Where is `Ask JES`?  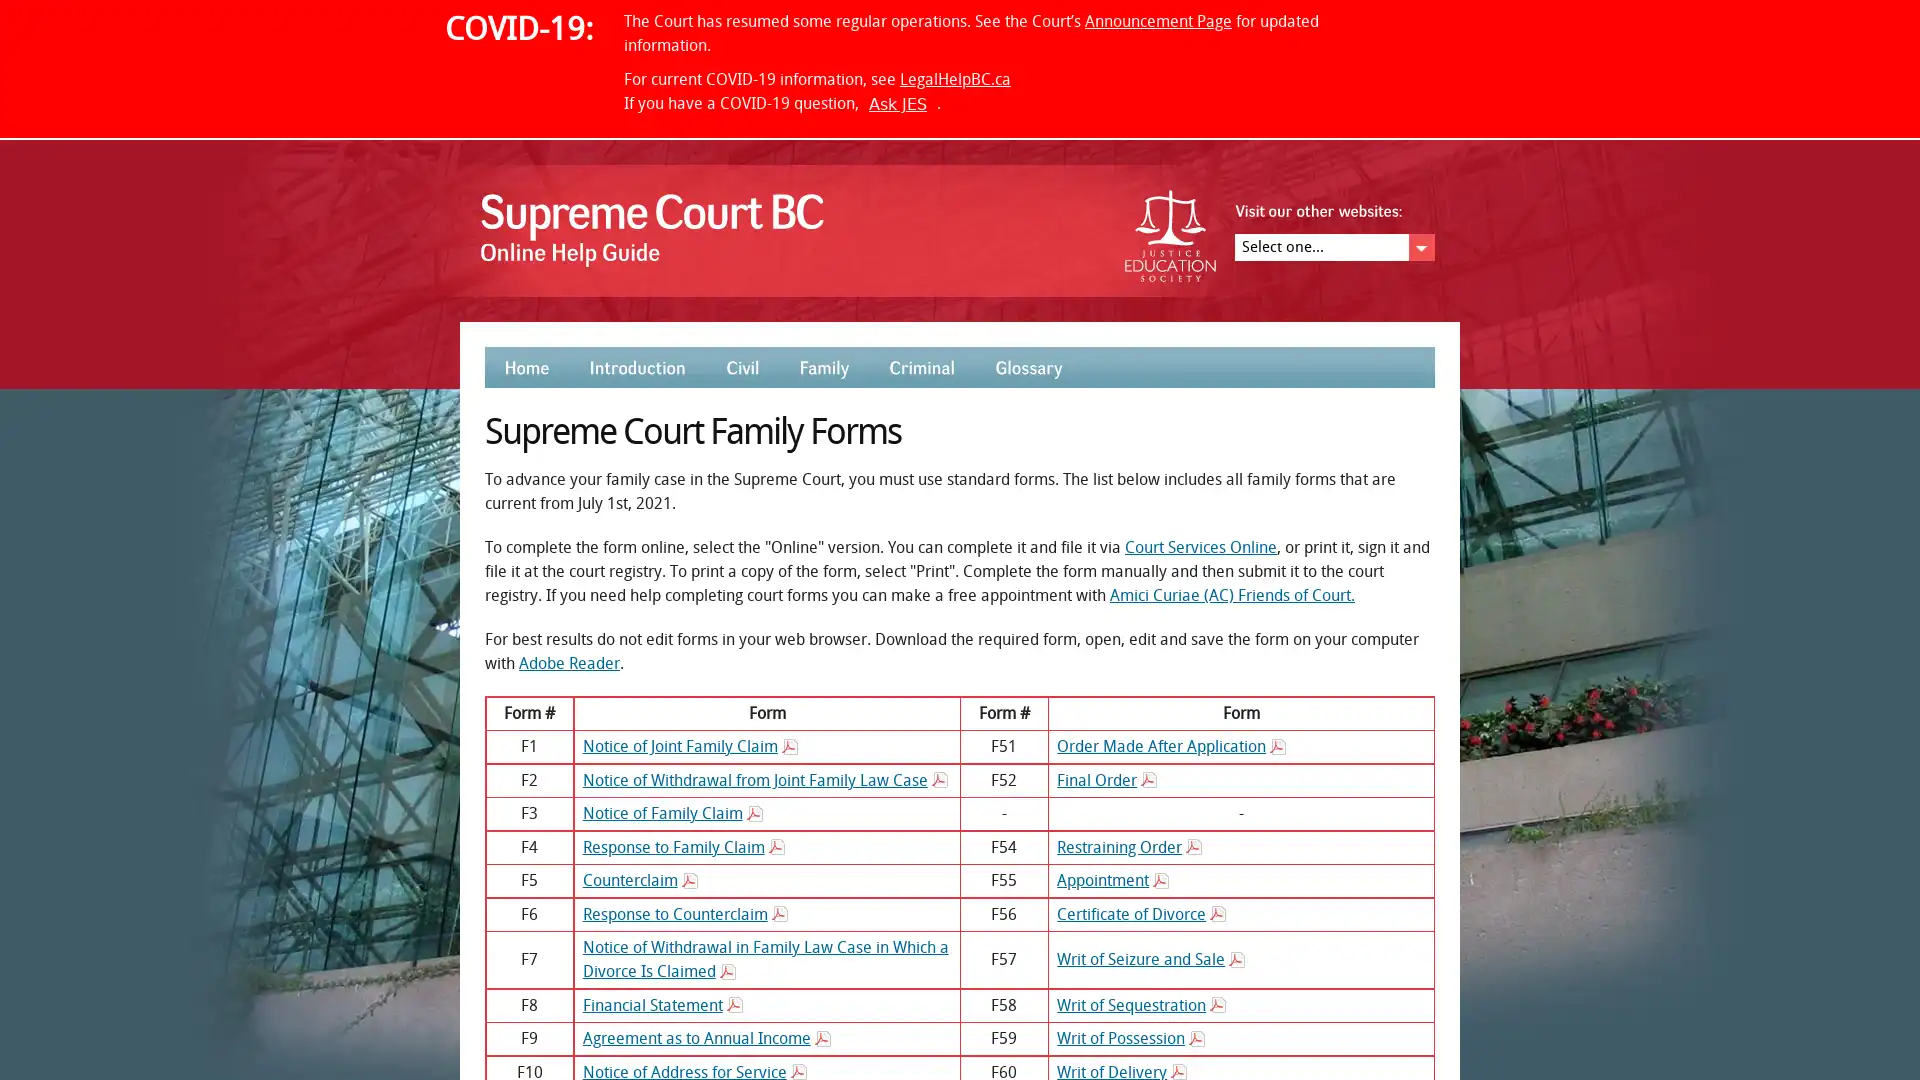 Ask JES is located at coordinates (896, 104).